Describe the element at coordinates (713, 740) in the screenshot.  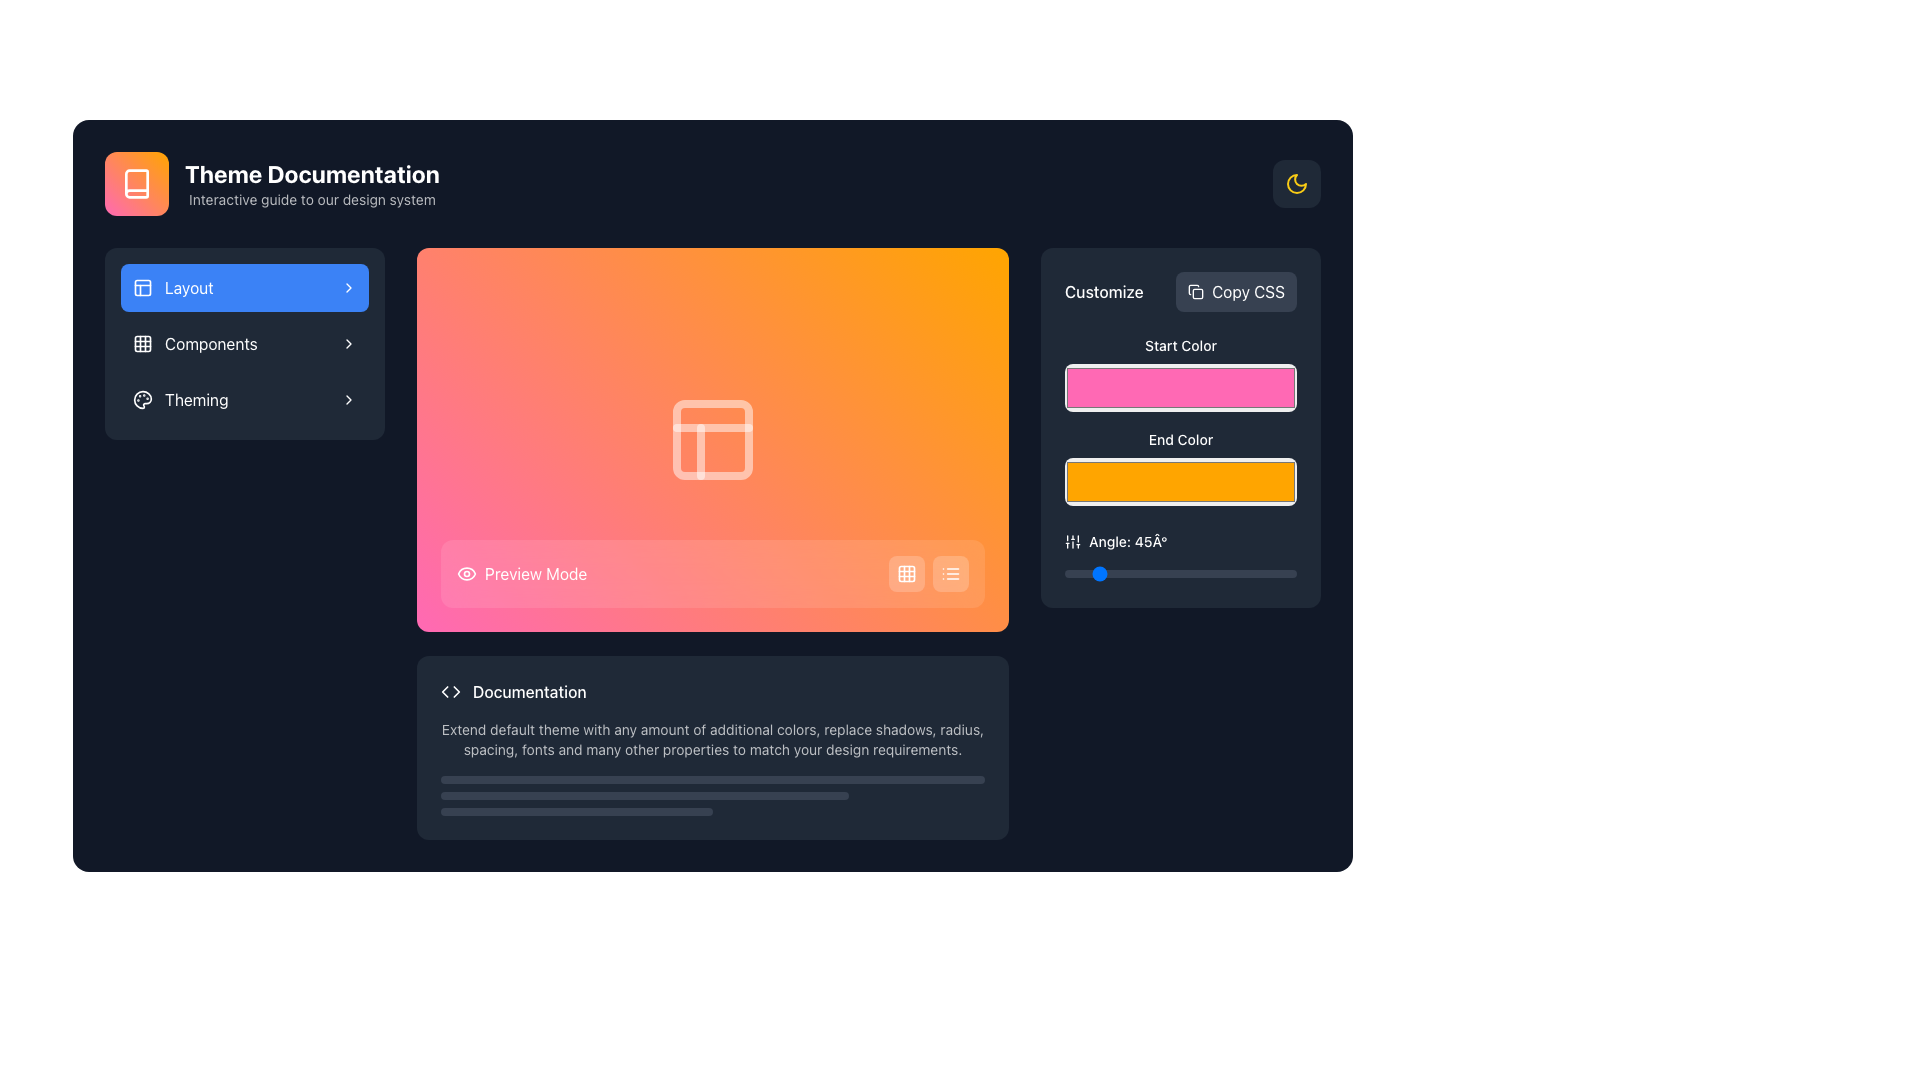
I see `the text element that reads 'Extend default theme with any amount of additional colors, replace shadows, radius, spacing, fonts and many other properties to match your design requirements.' positioned below the 'Documentation' heading` at that location.